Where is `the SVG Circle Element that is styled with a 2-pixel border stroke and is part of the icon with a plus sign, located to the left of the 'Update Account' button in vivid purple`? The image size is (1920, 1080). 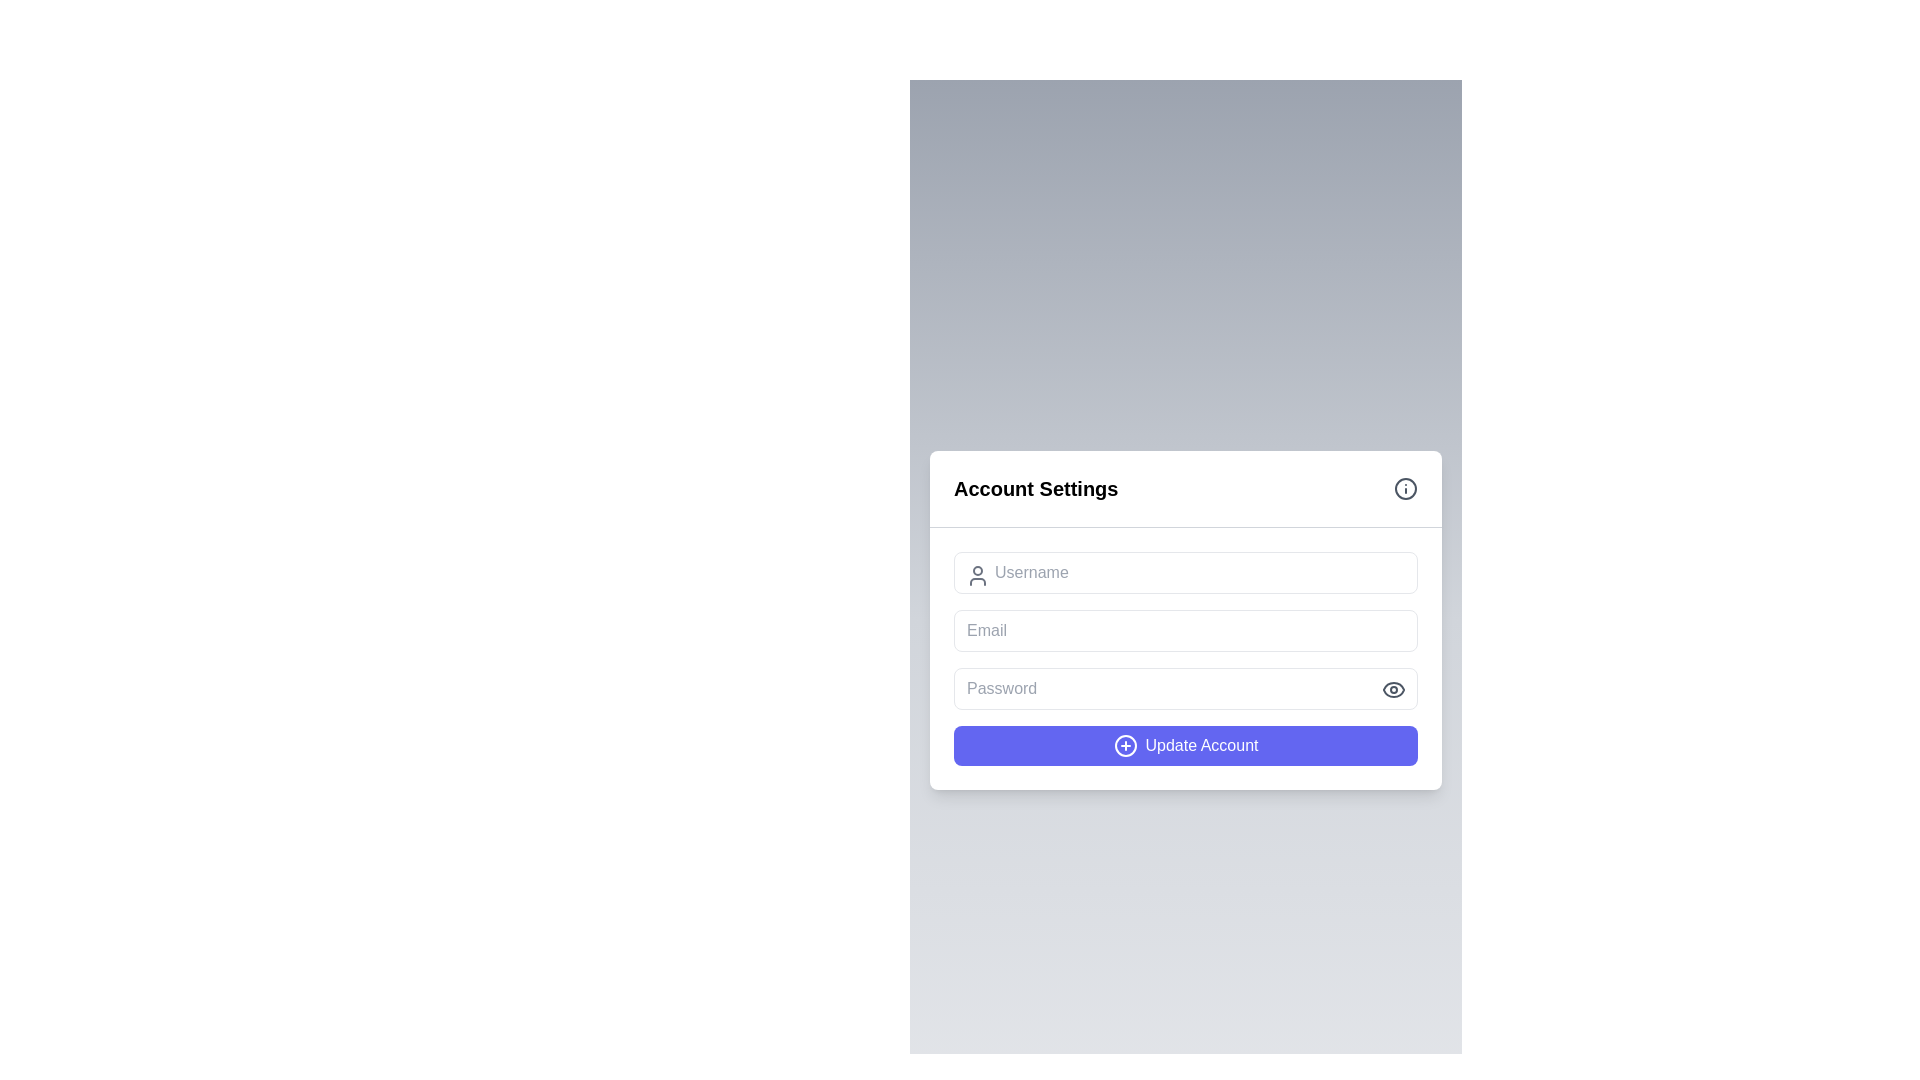
the SVG Circle Element that is styled with a 2-pixel border stroke and is part of the icon with a plus sign, located to the left of the 'Update Account' button in vivid purple is located at coordinates (1125, 745).